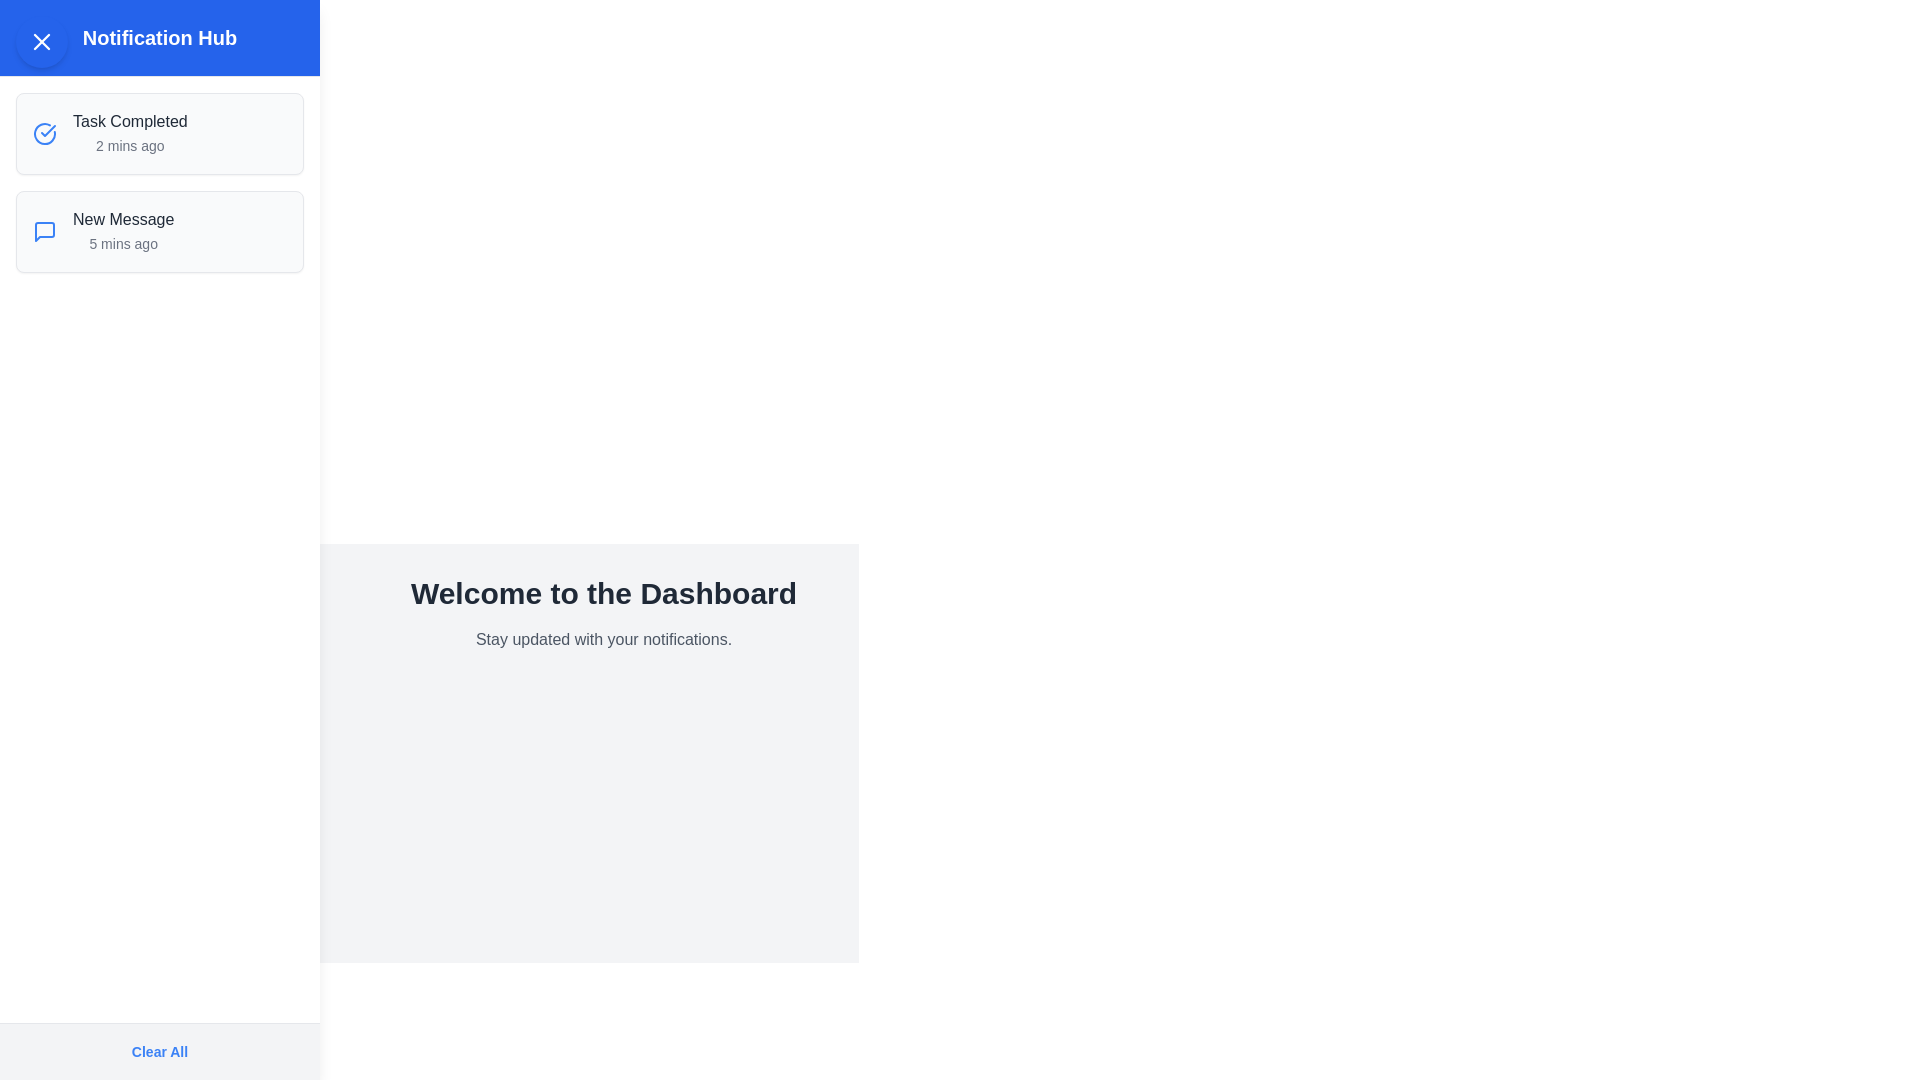 This screenshot has height=1080, width=1920. I want to click on the header text that reads 'Welcome to the Dashboard', which is styled in large, bold font and is centered above the smaller text element, so click(603, 593).